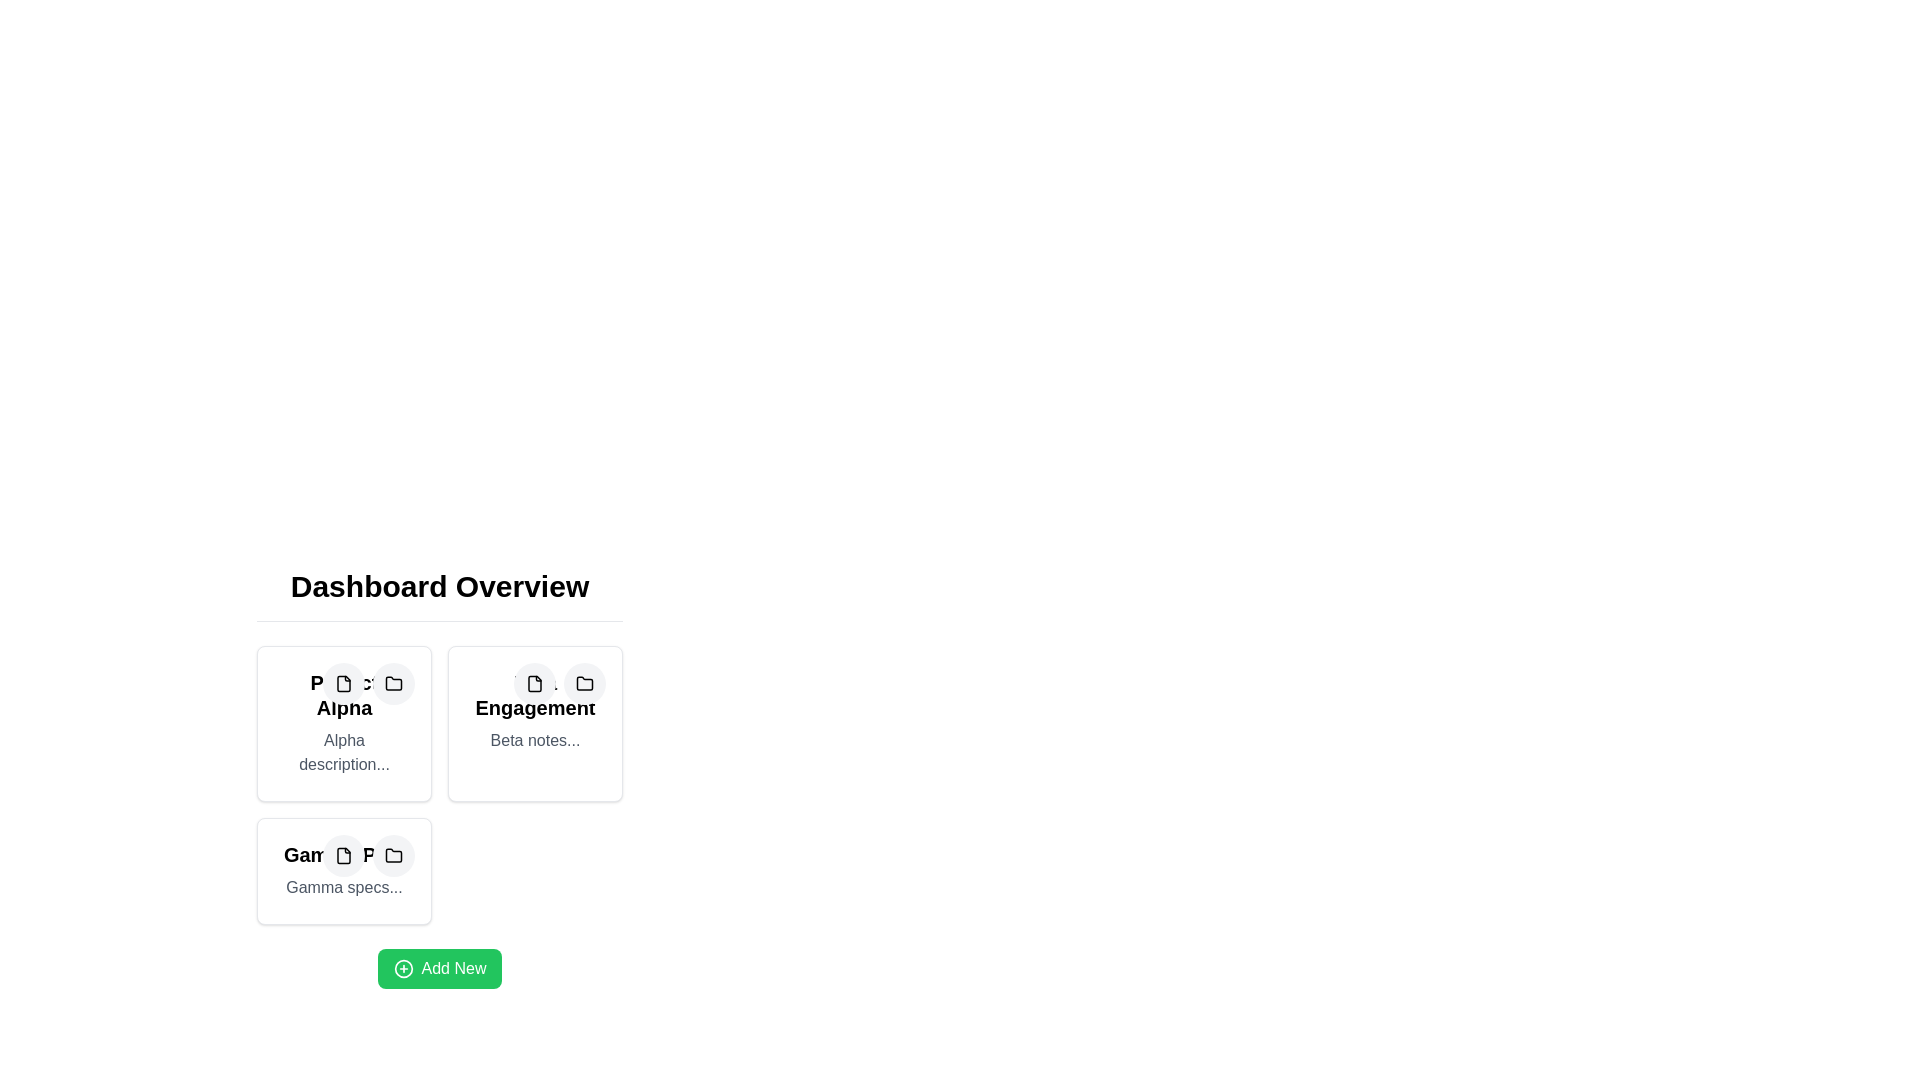  I want to click on the folder icon located in the first card under 'Dashboard Overview', positioned to the right of the document icon and beneath the letter P icon within the card labeled 'Alpha', so click(393, 681).